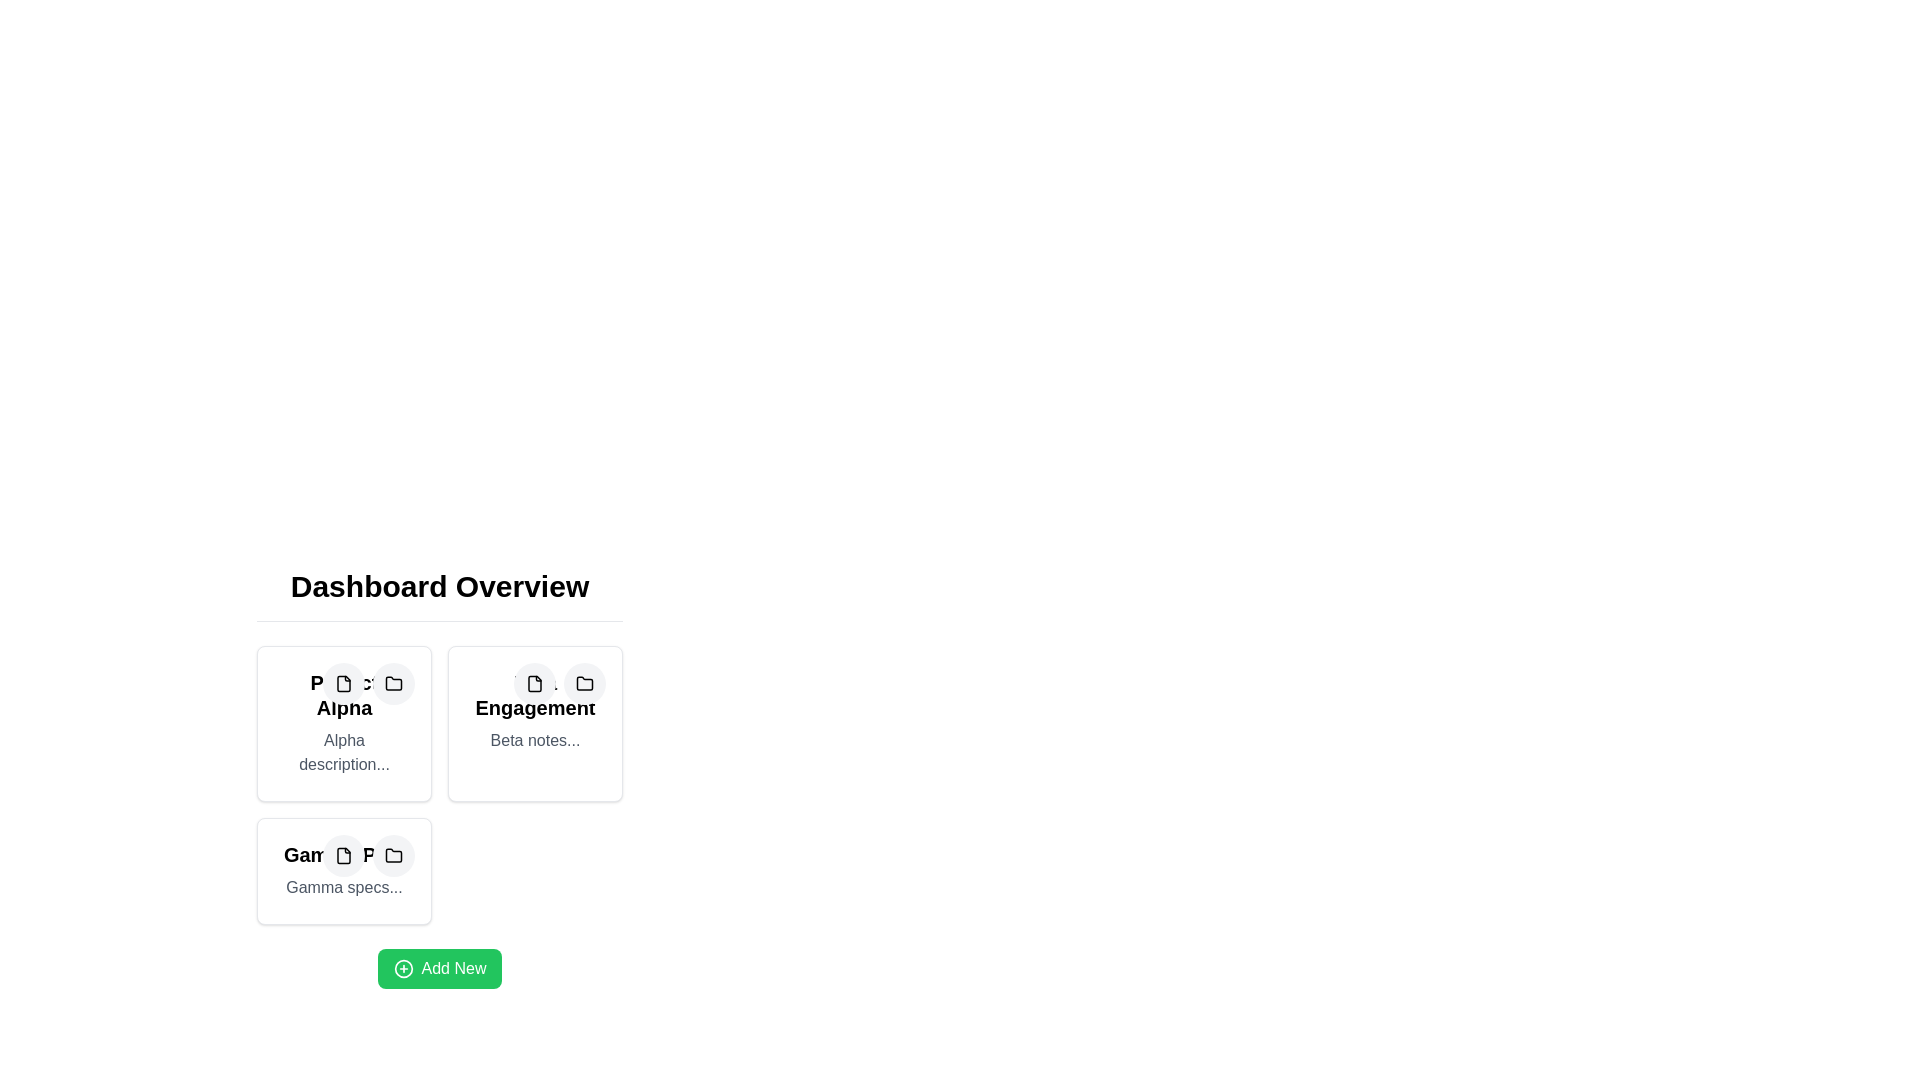  I want to click on the folder icon located in the first card under 'Dashboard Overview', positioned to the right of the document icon and beneath the letter P icon within the card labeled 'Alpha', so click(393, 681).